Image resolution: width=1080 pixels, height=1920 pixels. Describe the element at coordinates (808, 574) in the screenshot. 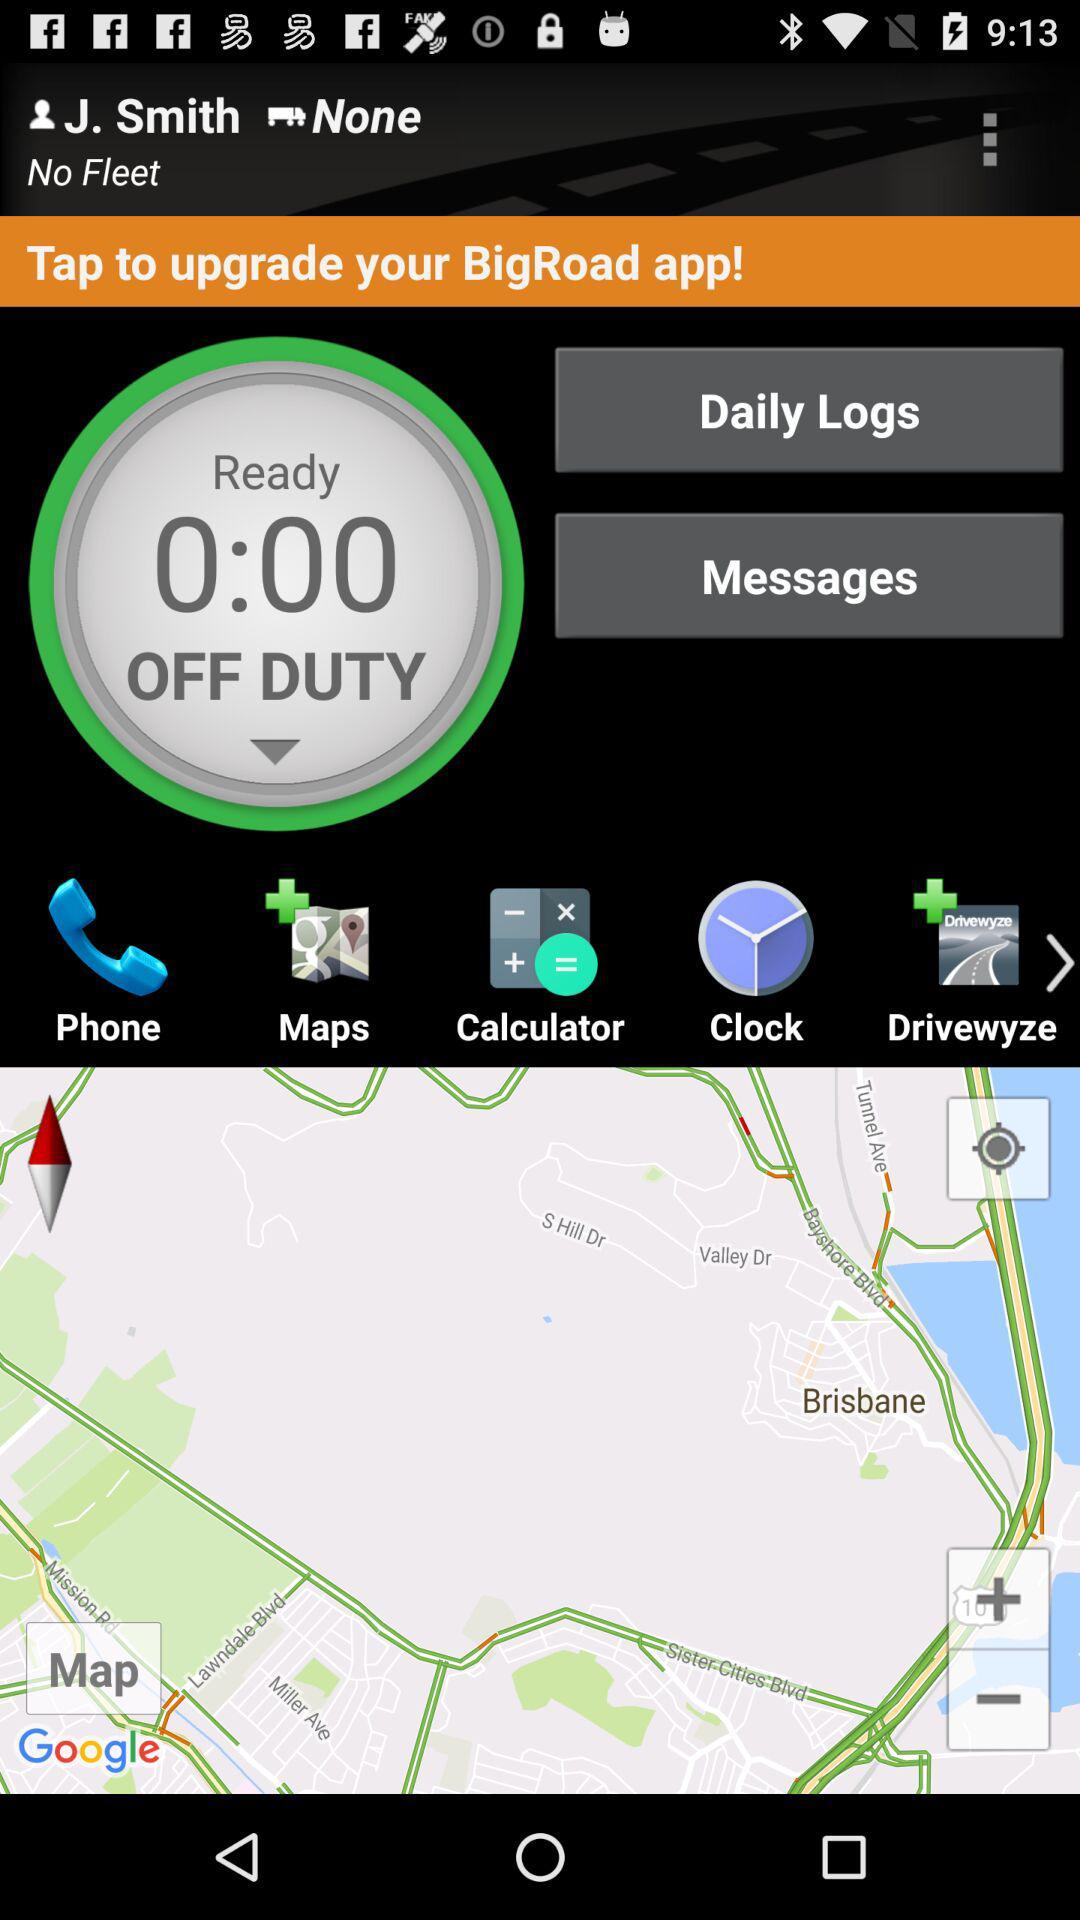

I see `messages item` at that location.